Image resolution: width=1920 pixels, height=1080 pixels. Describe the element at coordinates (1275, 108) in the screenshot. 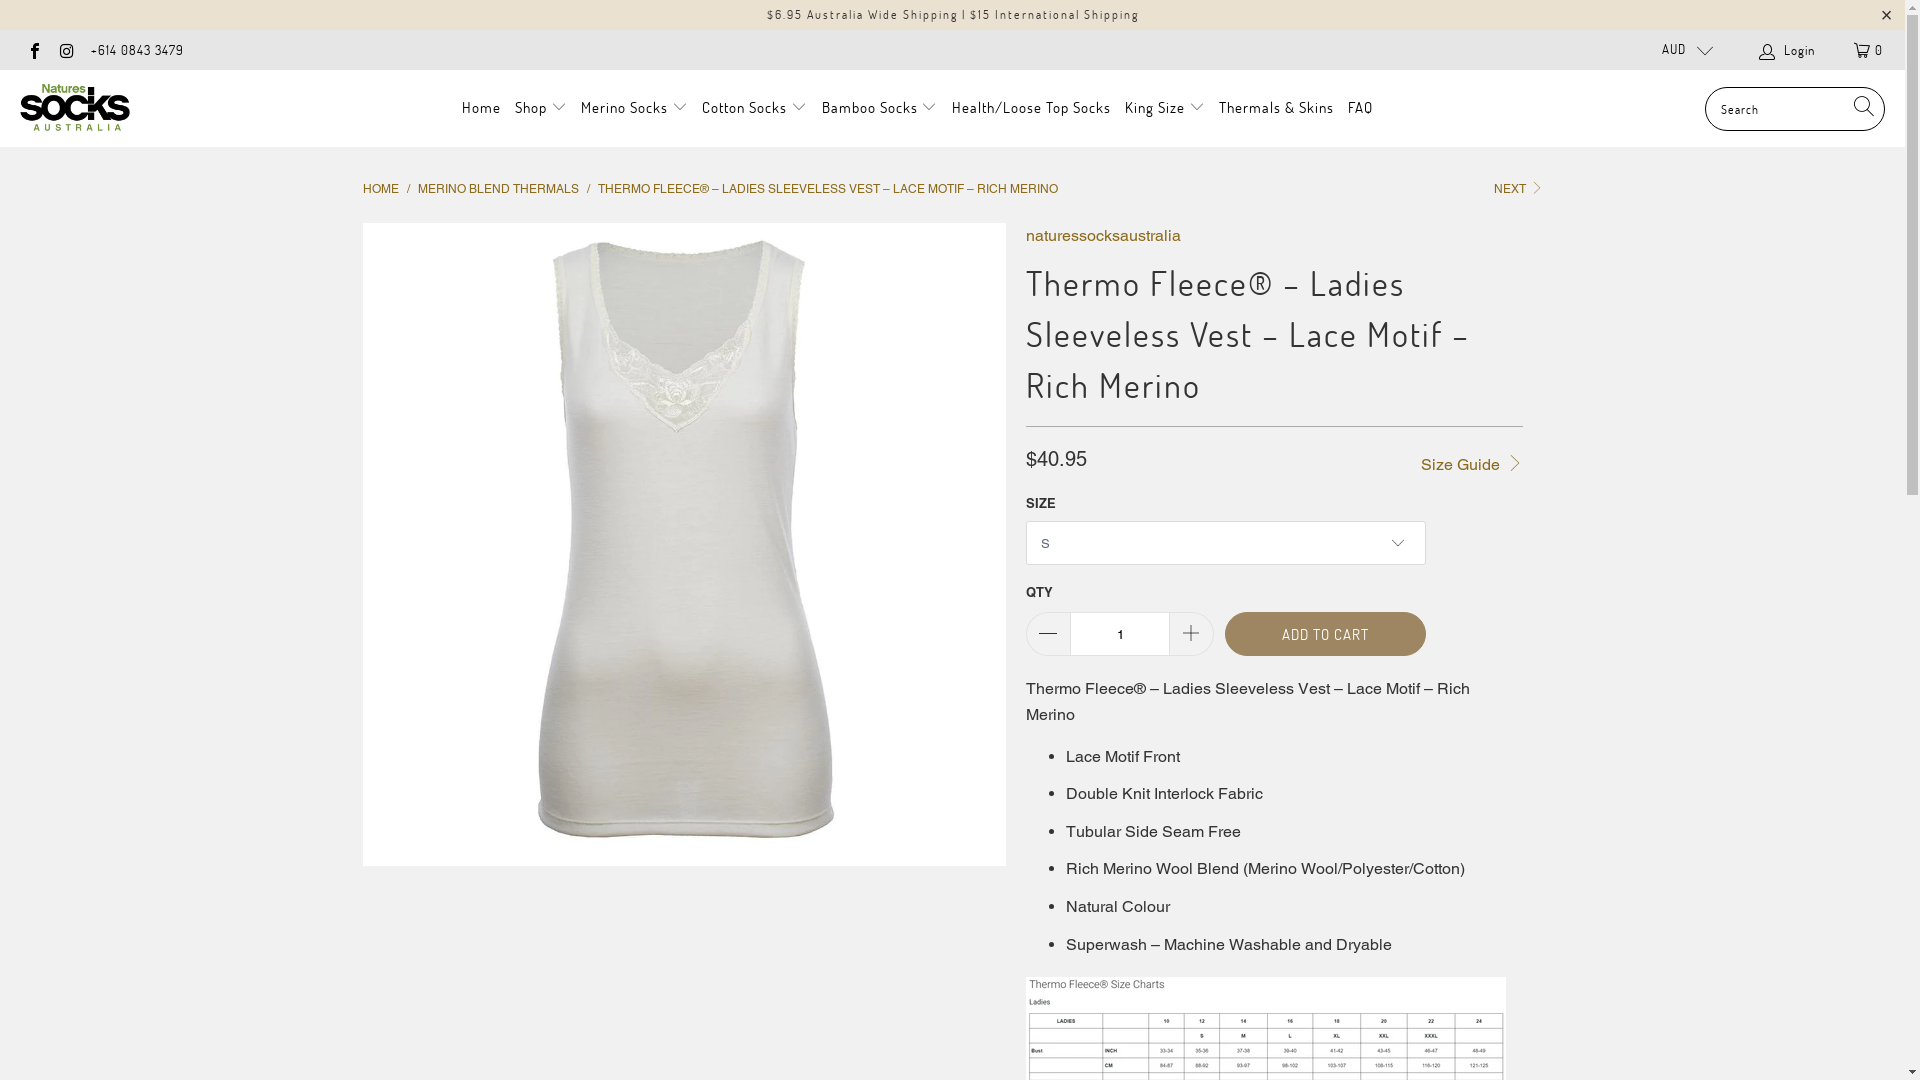

I see `'Thermals & Skins'` at that location.